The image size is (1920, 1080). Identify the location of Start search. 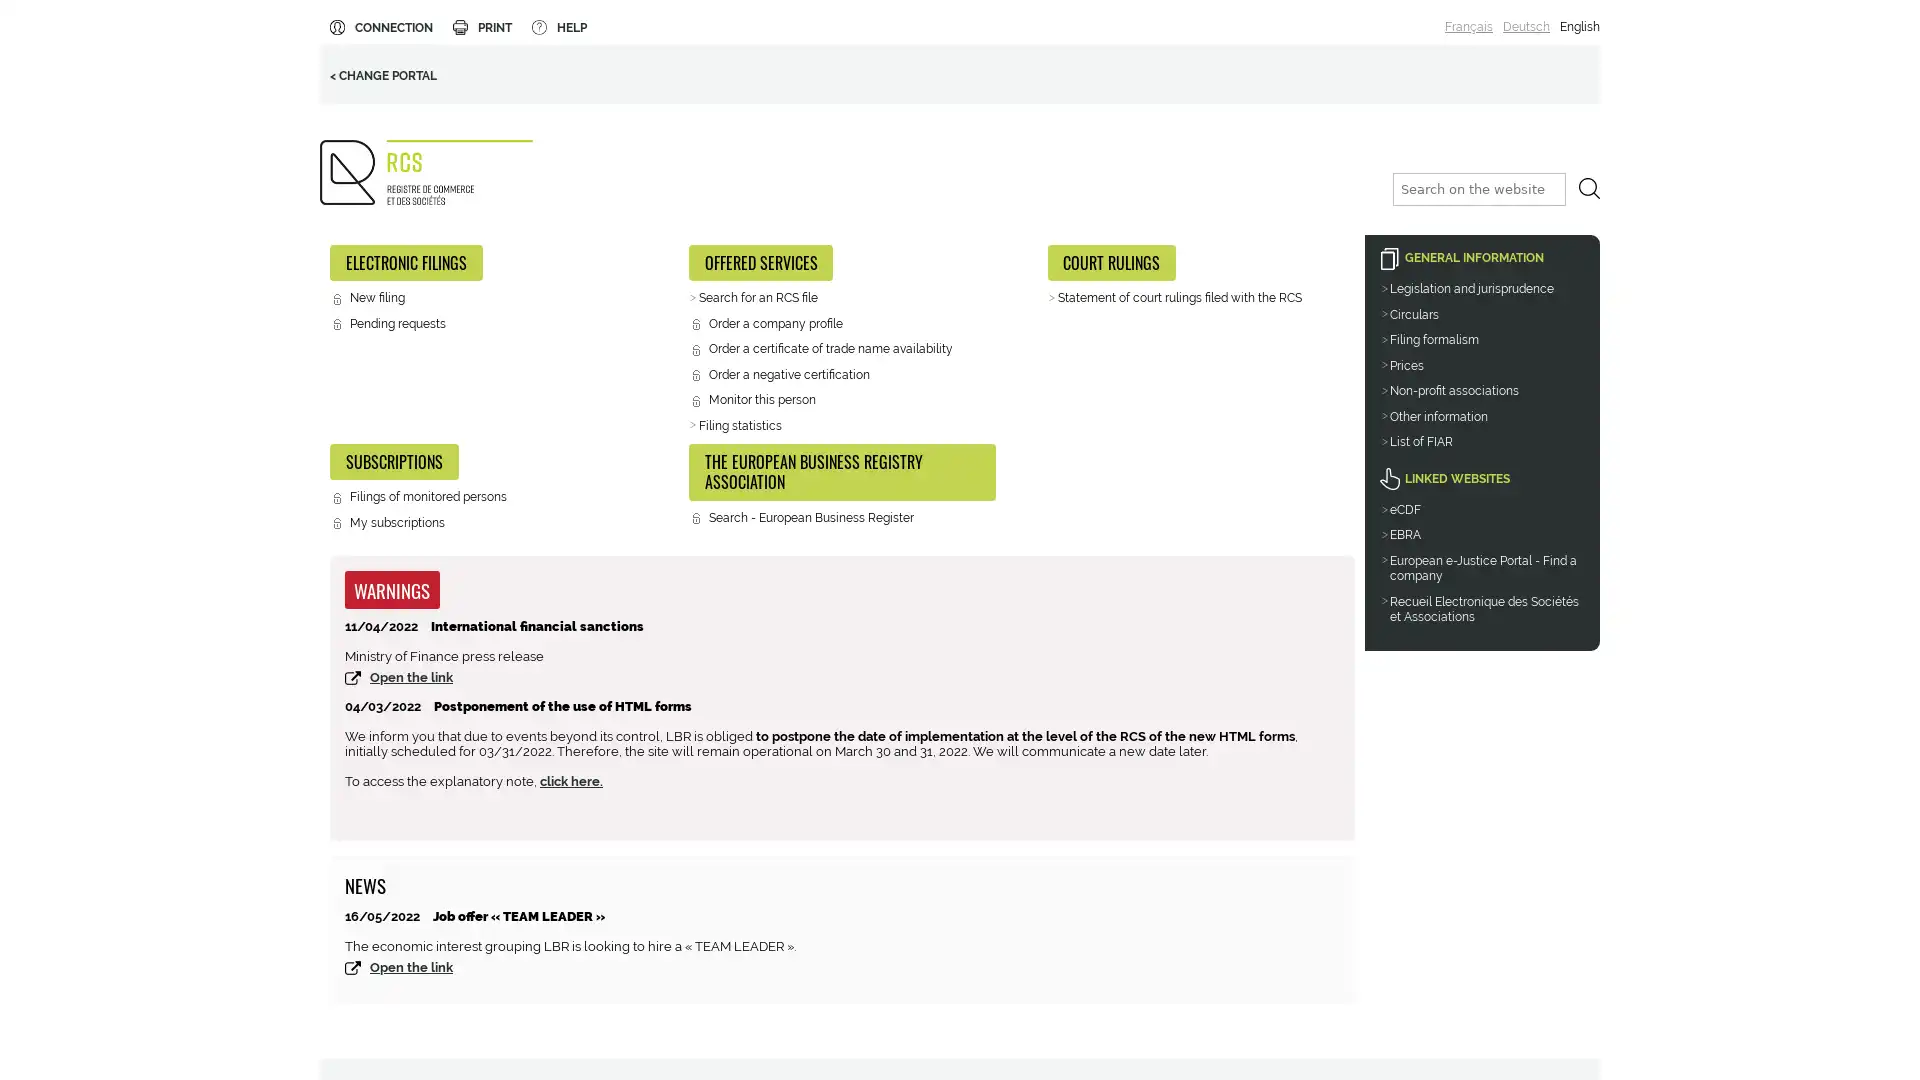
(1588, 188).